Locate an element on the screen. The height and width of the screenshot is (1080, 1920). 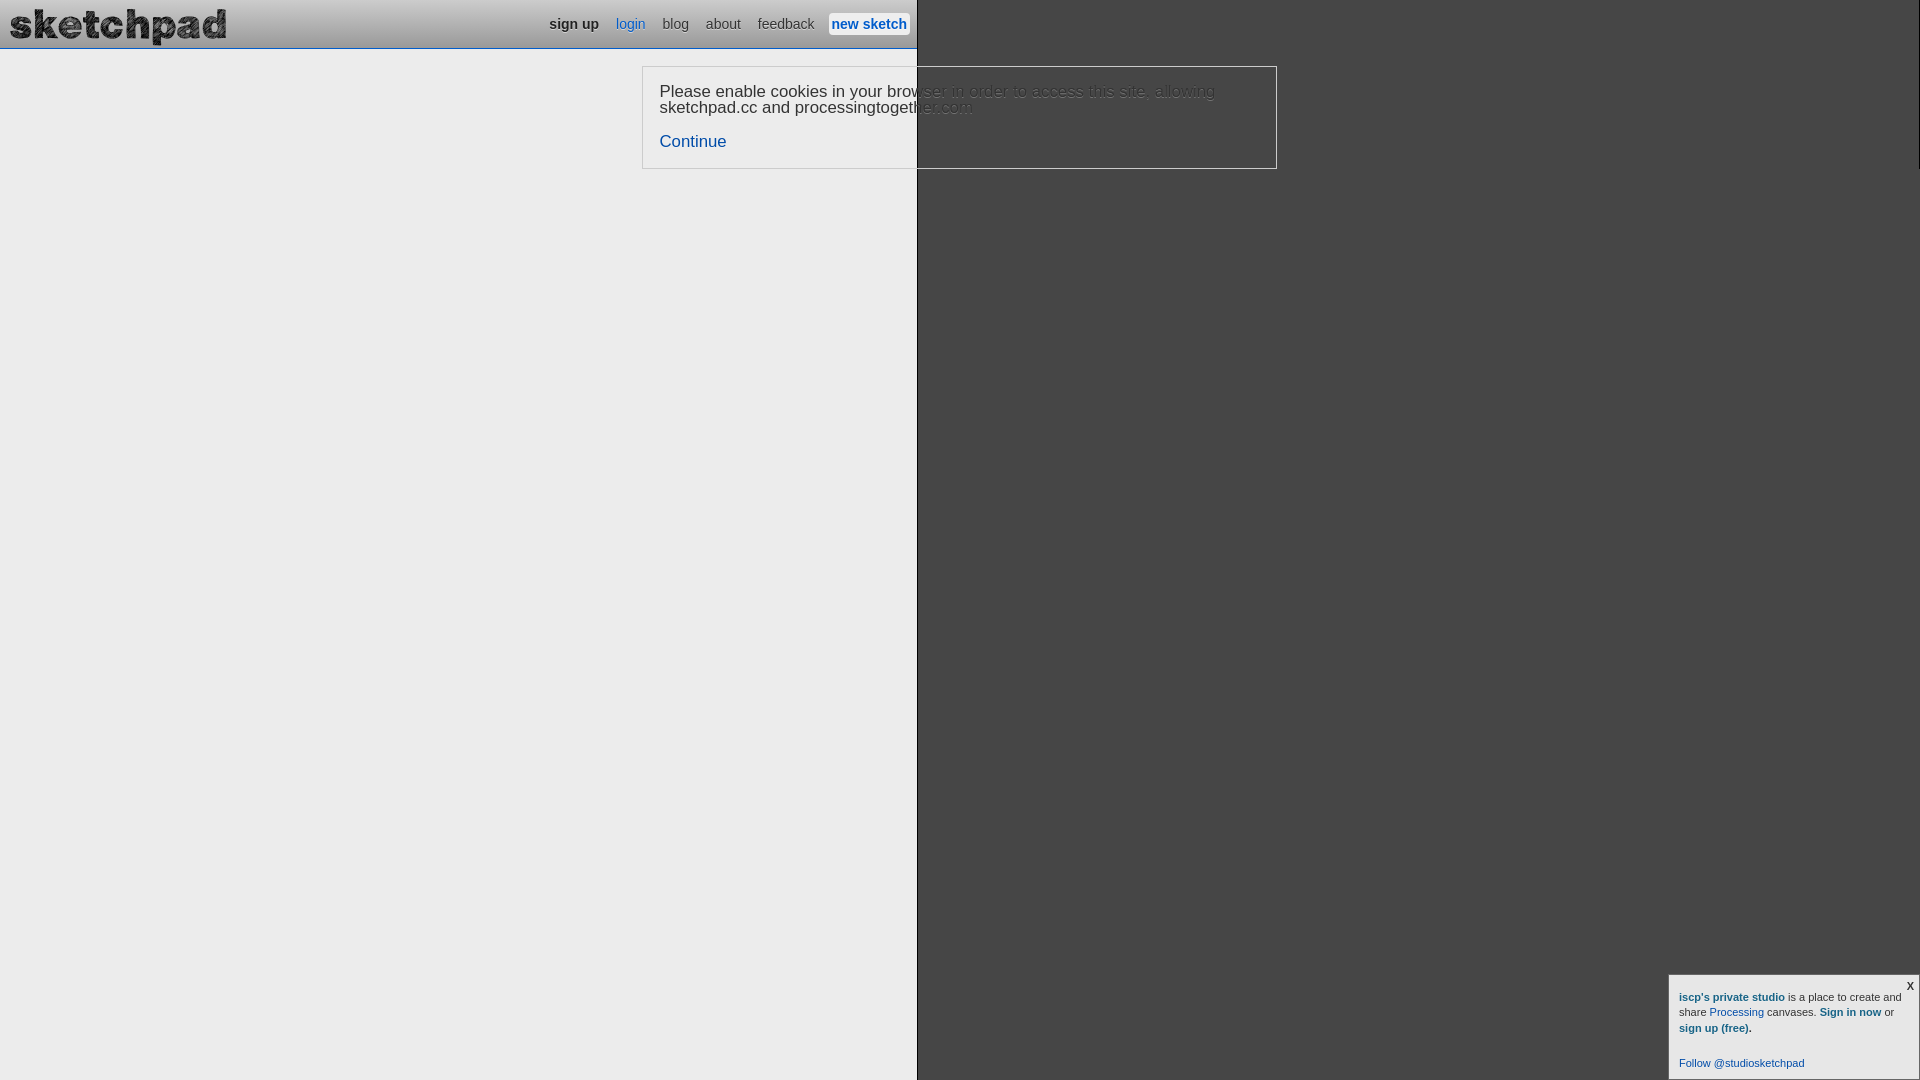
'login' is located at coordinates (629, 23).